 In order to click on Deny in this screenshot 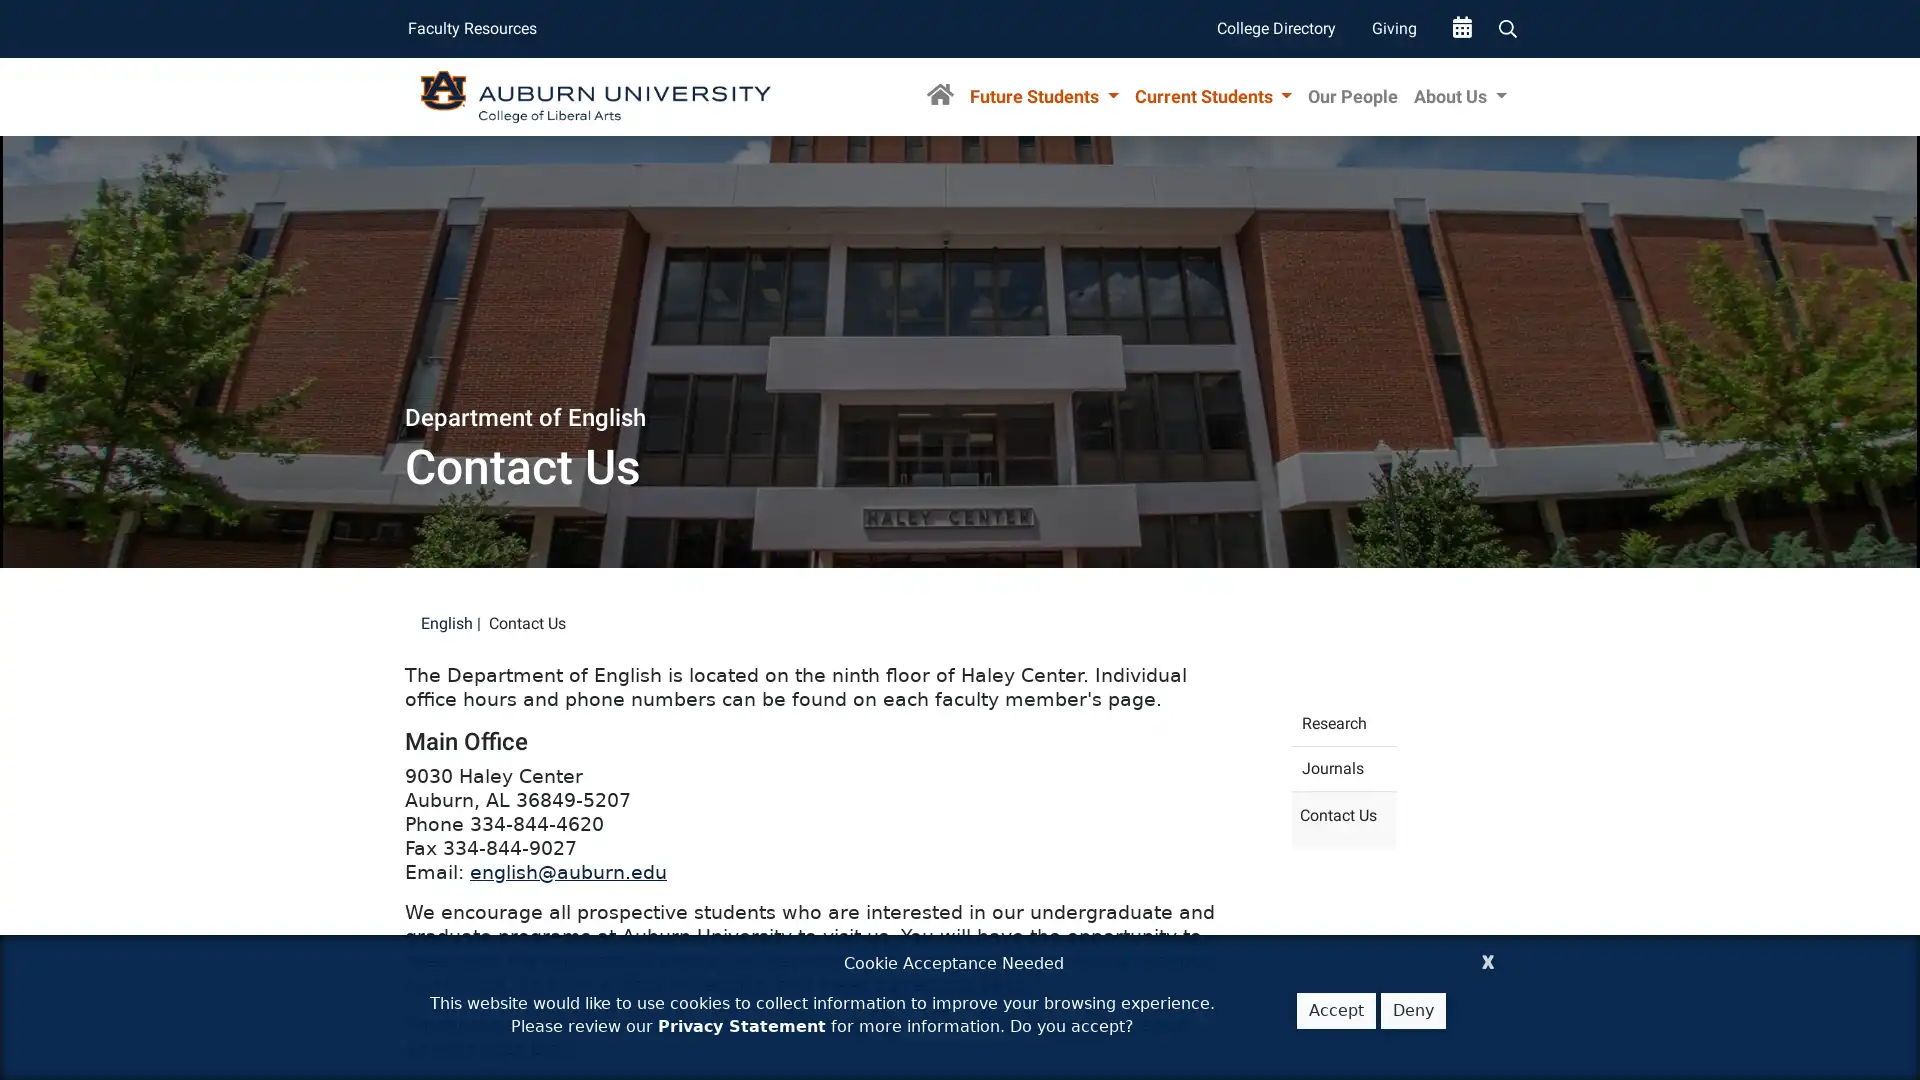, I will do `click(1412, 1010)`.